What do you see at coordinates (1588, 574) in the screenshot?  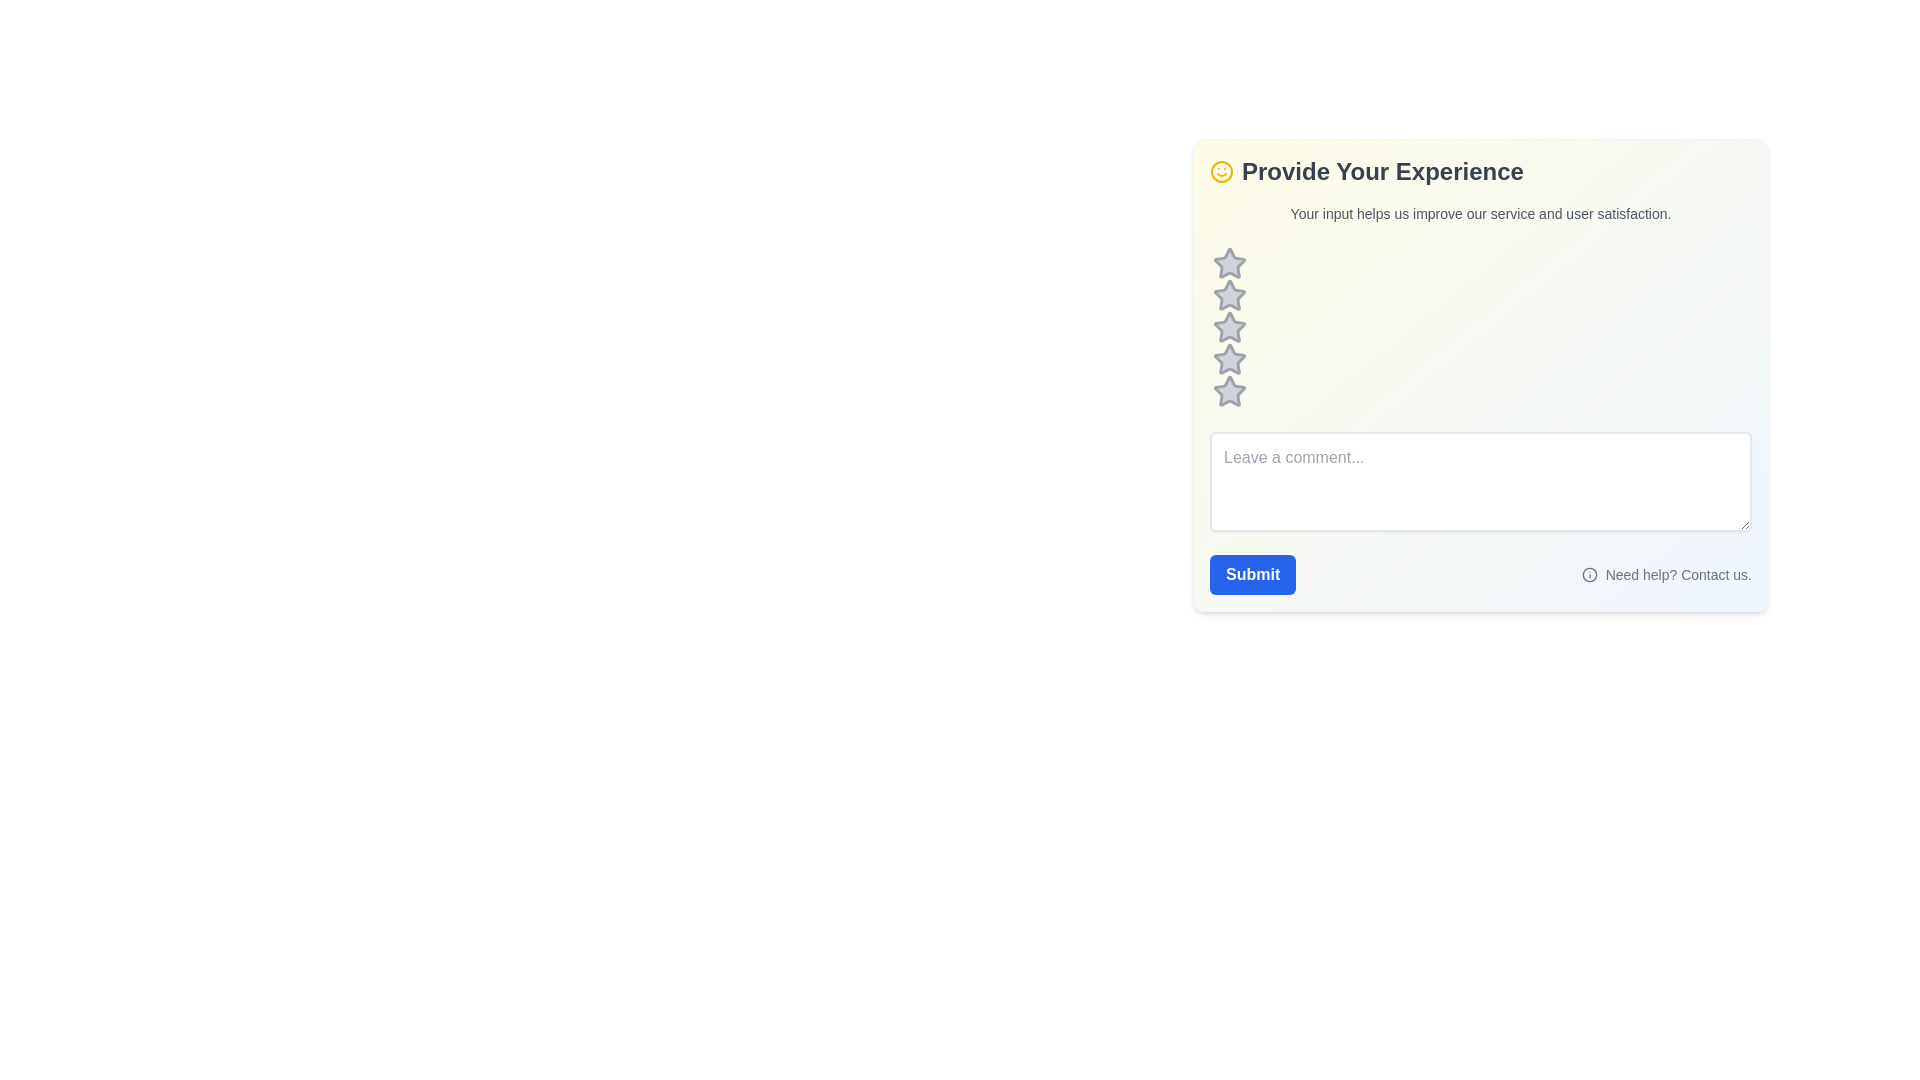 I see `the circular information icon located just to the left of the 'Need help? Contact us.' text` at bounding box center [1588, 574].